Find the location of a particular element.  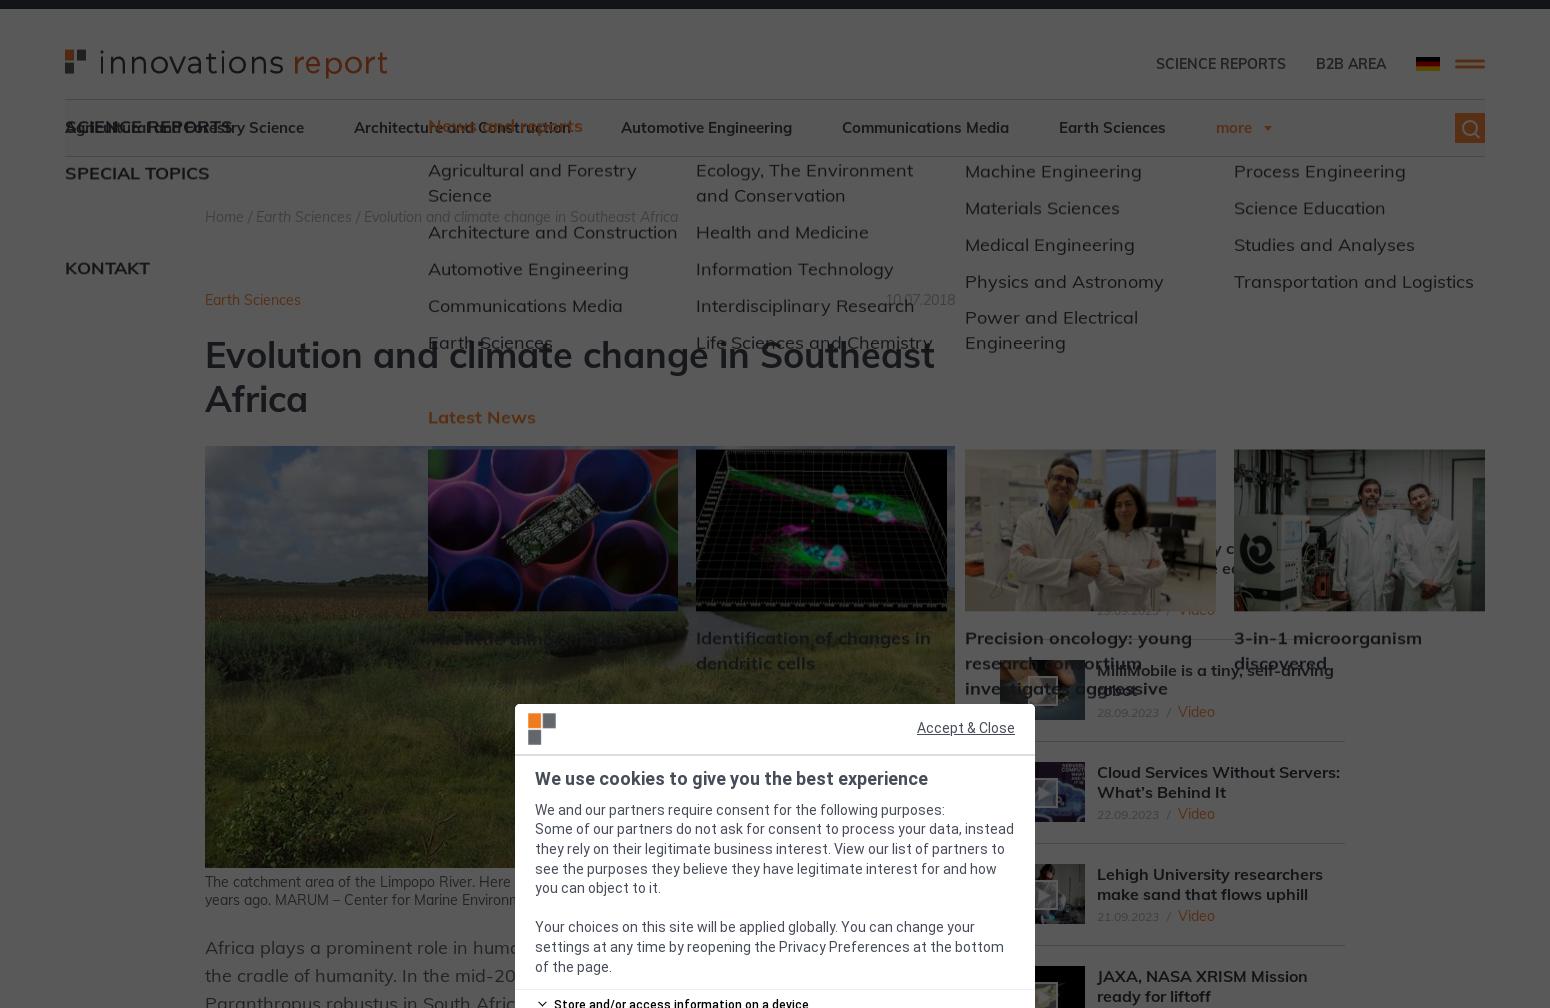

'Home' is located at coordinates (223, 217).